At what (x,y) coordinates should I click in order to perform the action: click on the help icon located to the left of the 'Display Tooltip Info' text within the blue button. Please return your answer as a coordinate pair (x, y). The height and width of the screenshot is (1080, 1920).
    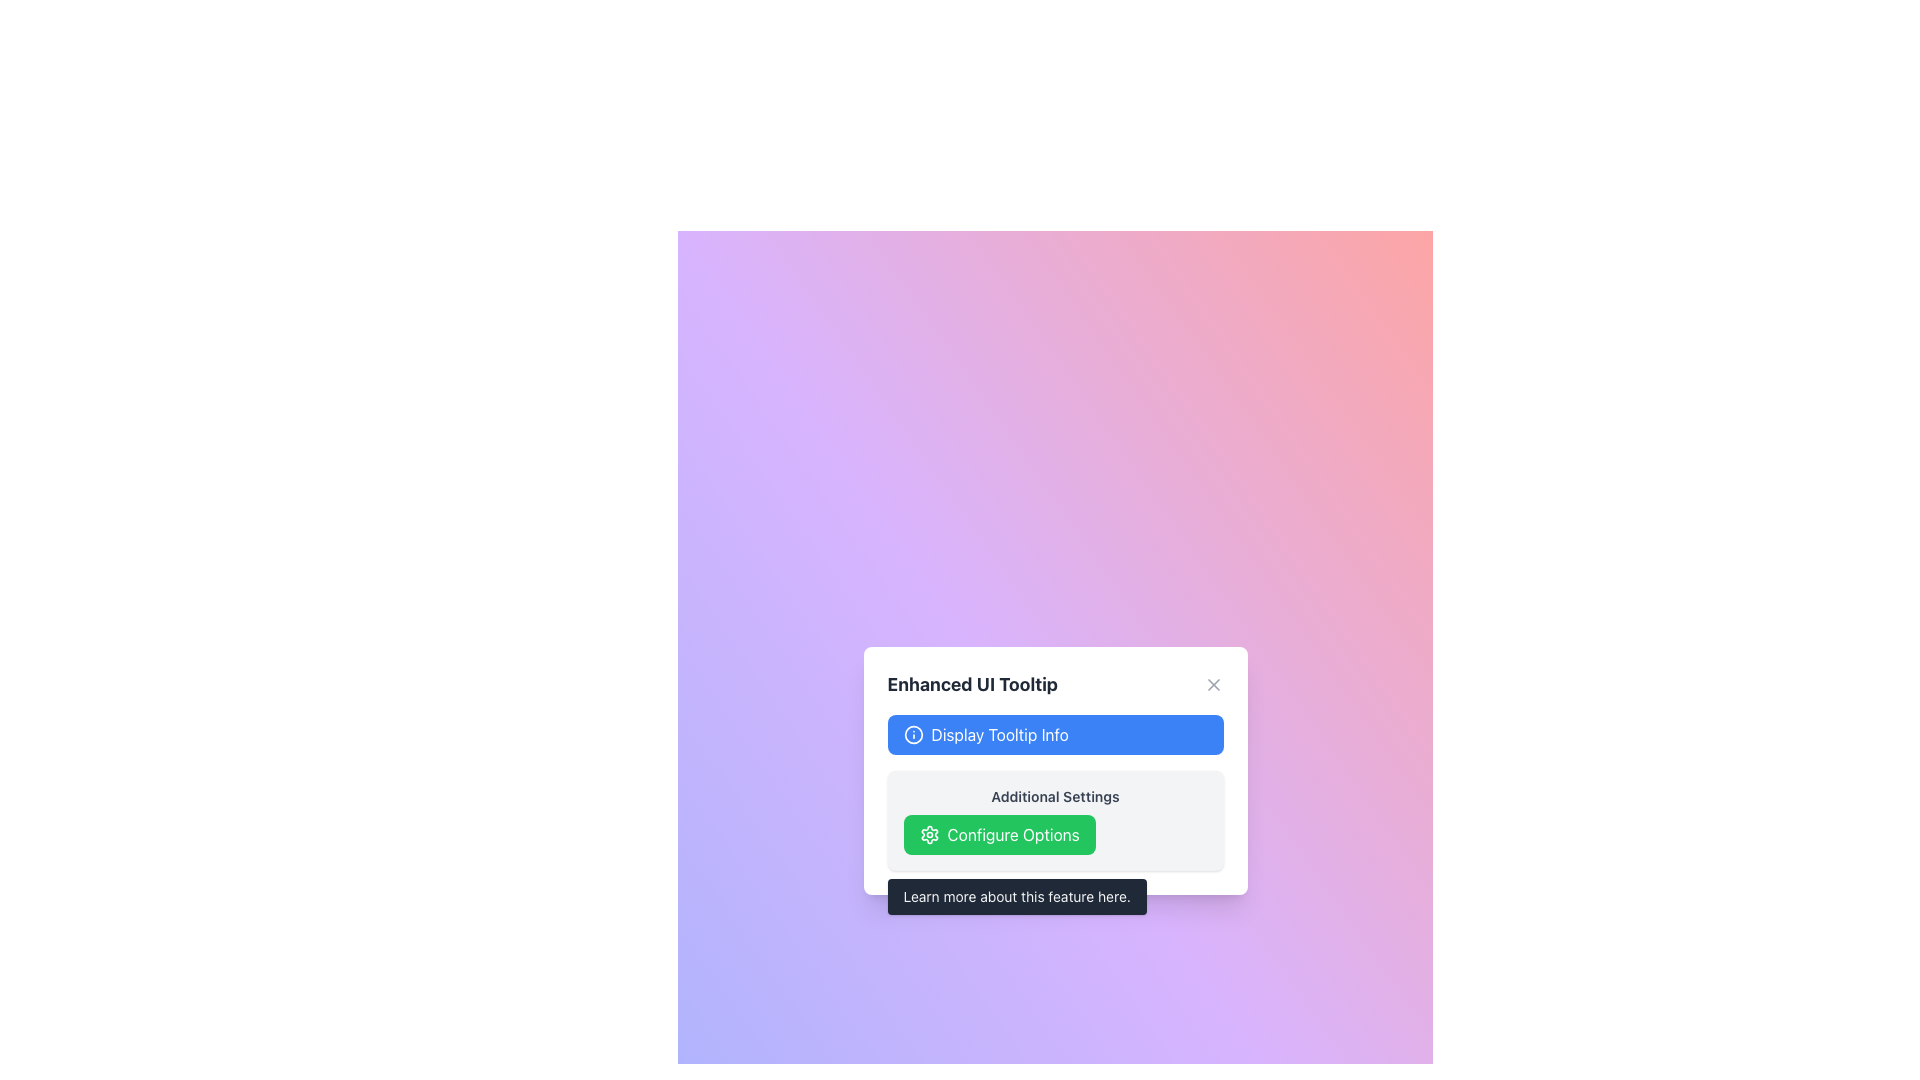
    Looking at the image, I should click on (912, 735).